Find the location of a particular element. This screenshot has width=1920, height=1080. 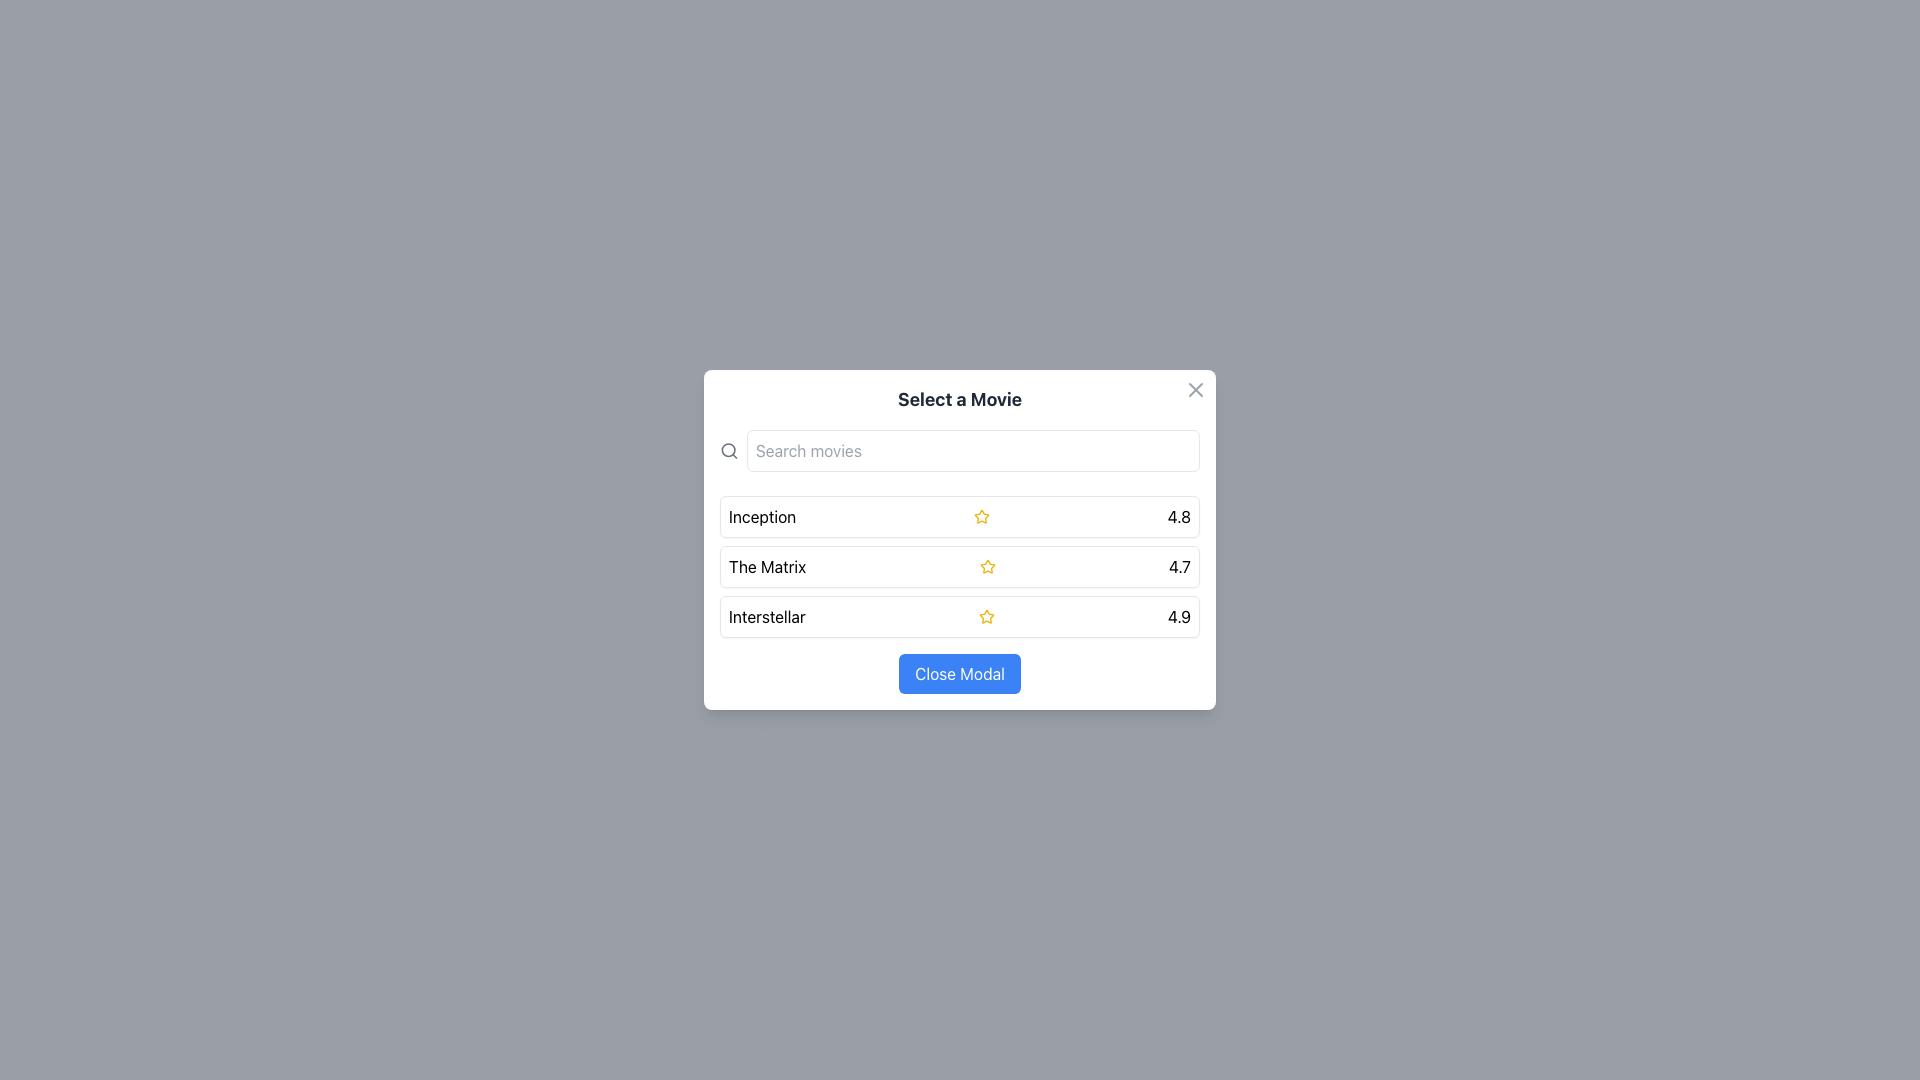

the rating text label displaying the movie 'Interstellar' to trigger tooltips. This label is located on the far-right side of the 'Interstellar' row, adjacent to a yellow star icon is located at coordinates (1179, 616).